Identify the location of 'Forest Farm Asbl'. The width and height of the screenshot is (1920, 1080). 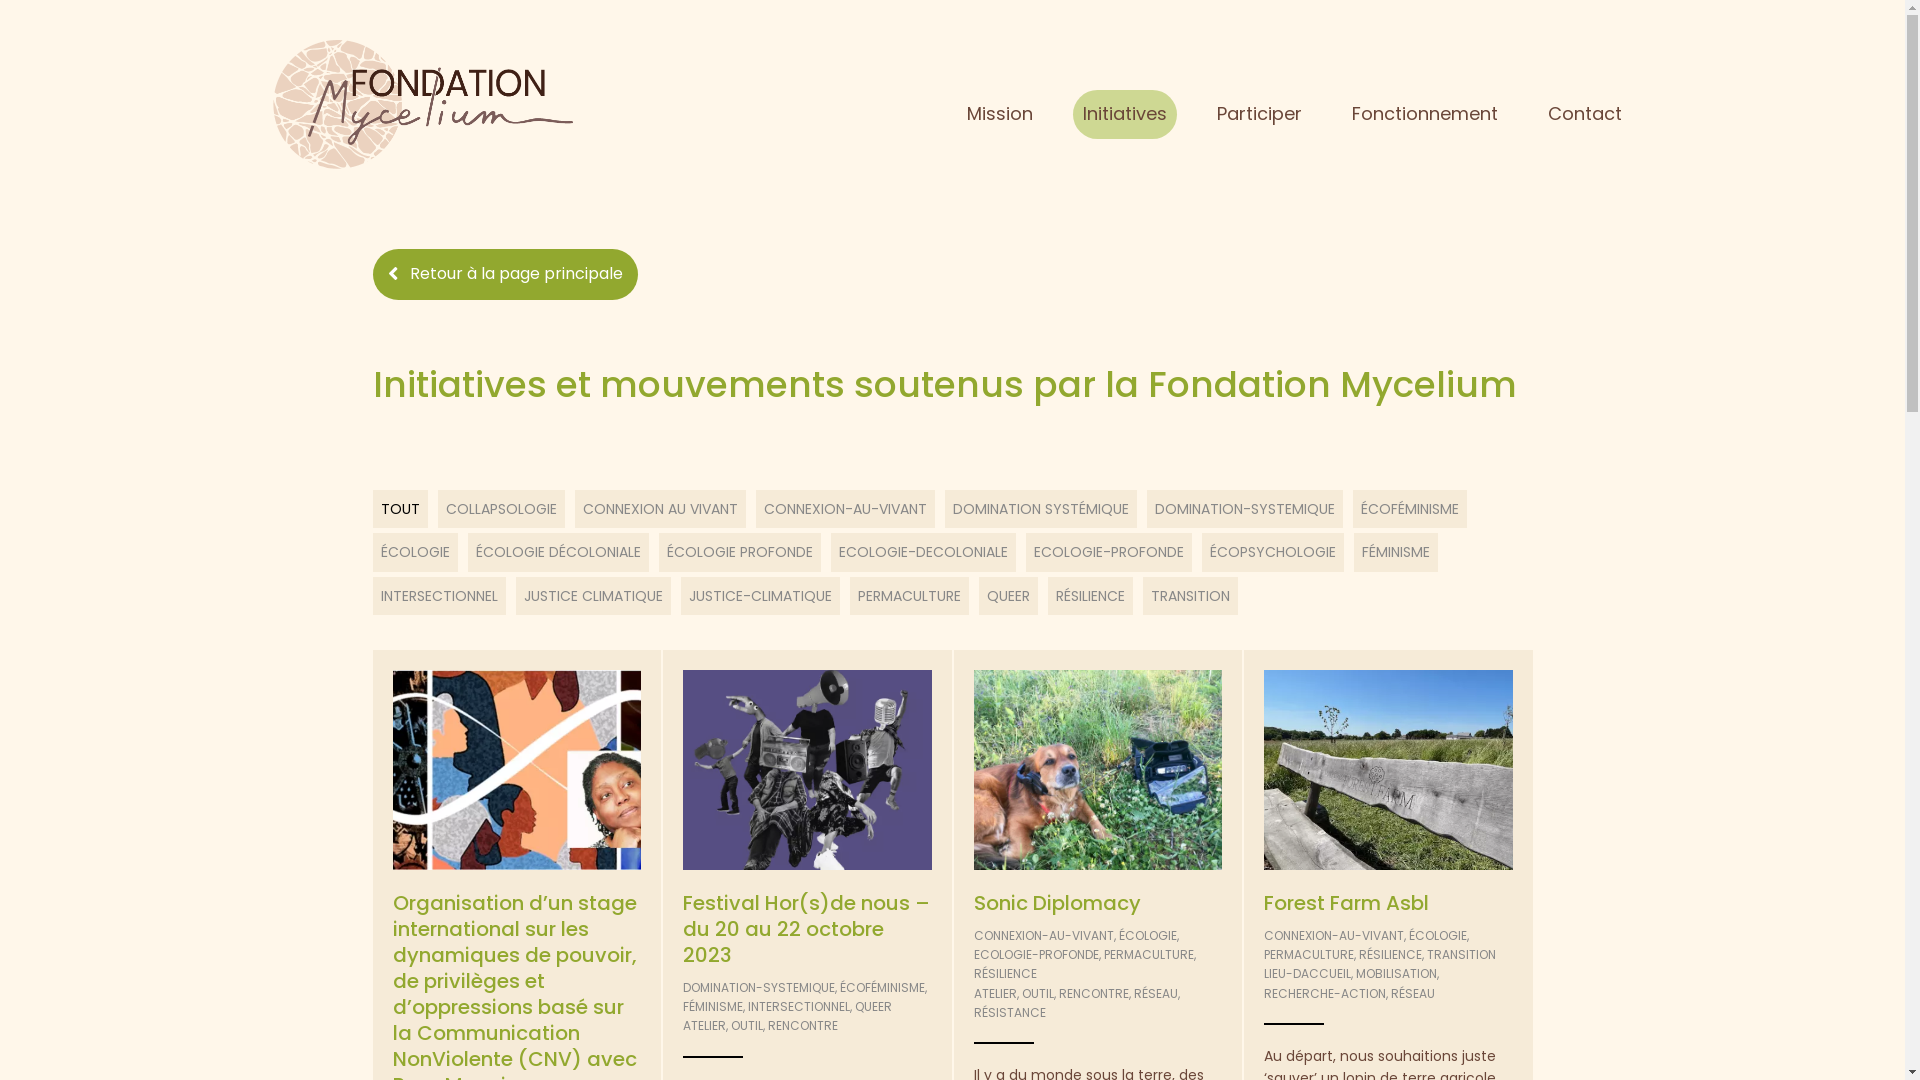
(1346, 902).